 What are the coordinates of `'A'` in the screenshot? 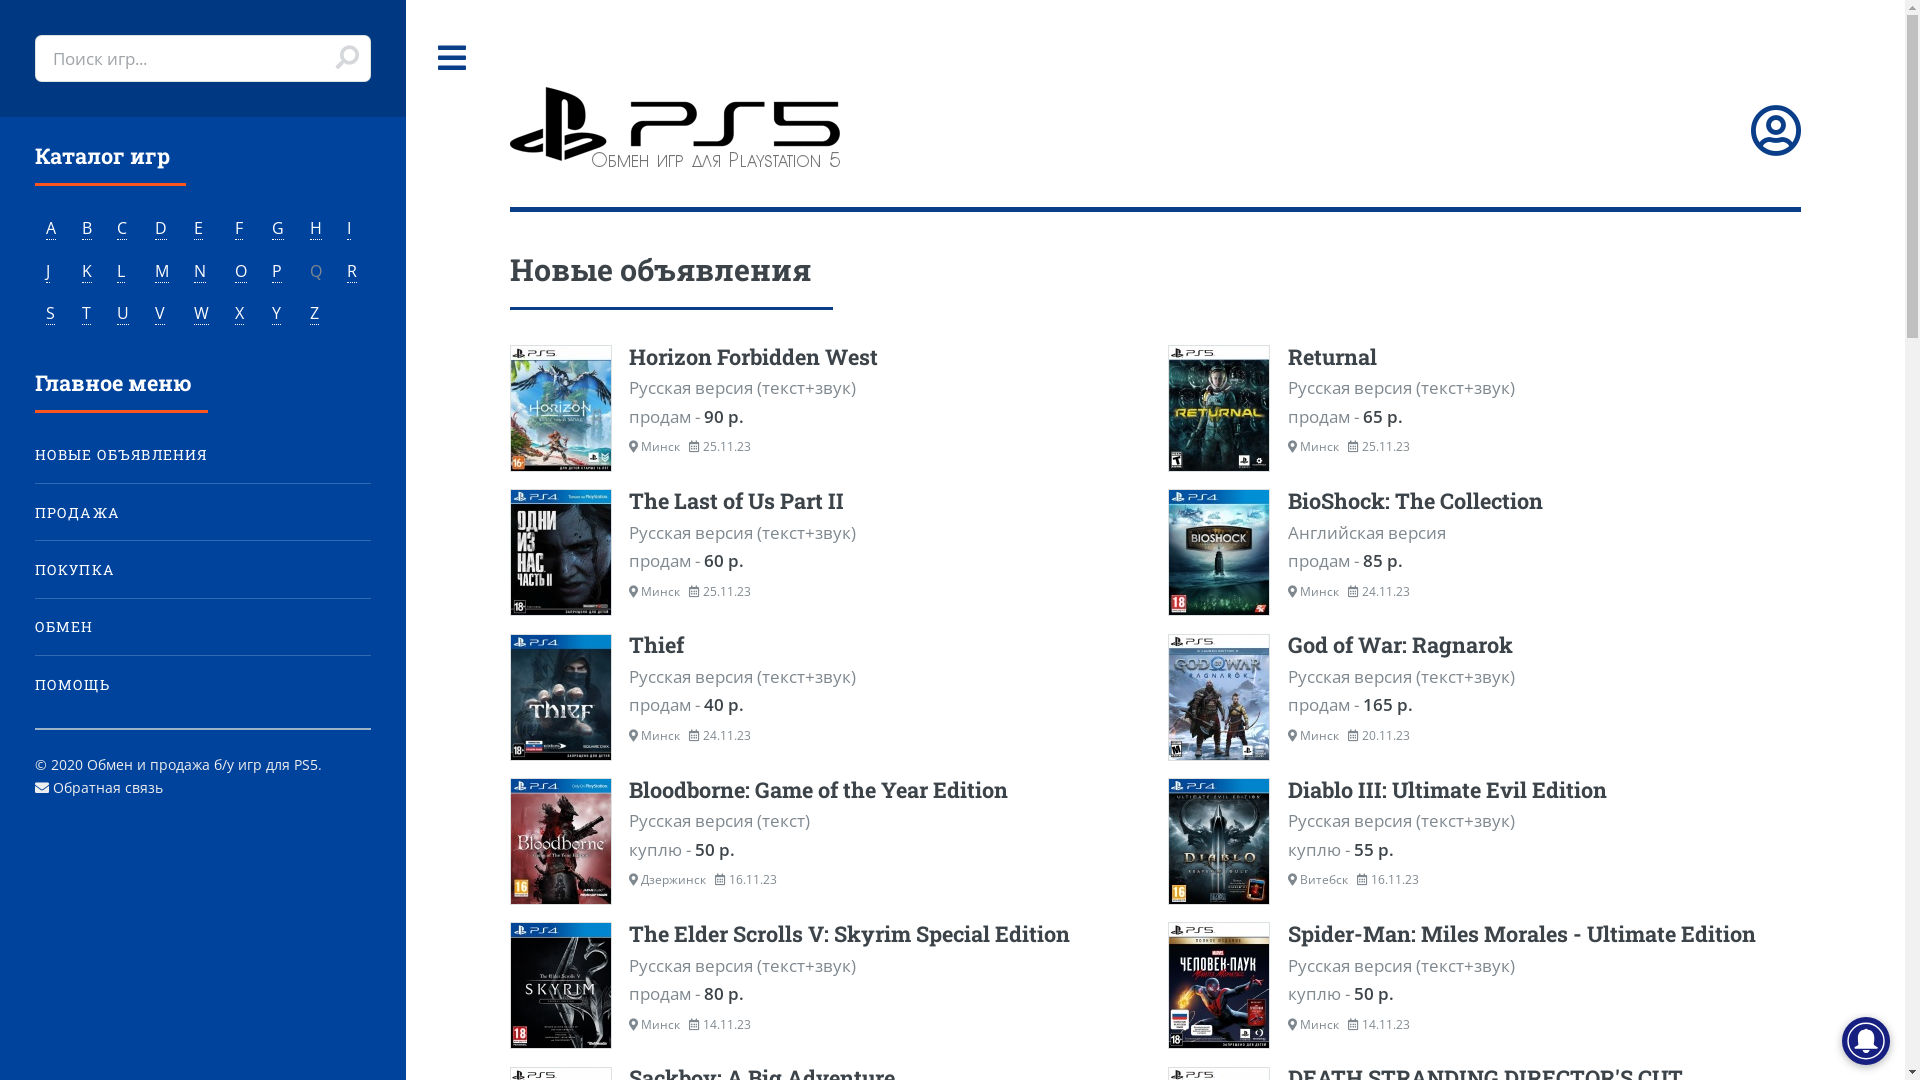 It's located at (51, 227).